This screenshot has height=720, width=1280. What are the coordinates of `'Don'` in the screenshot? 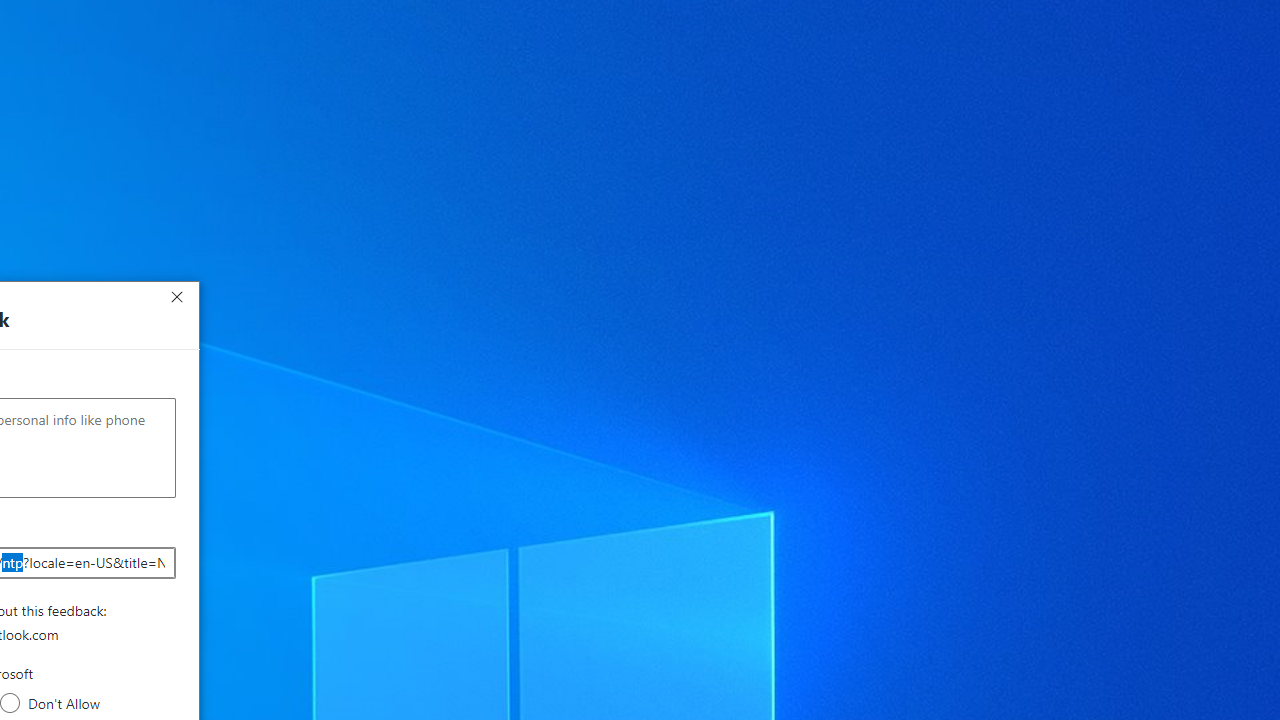 It's located at (10, 702).